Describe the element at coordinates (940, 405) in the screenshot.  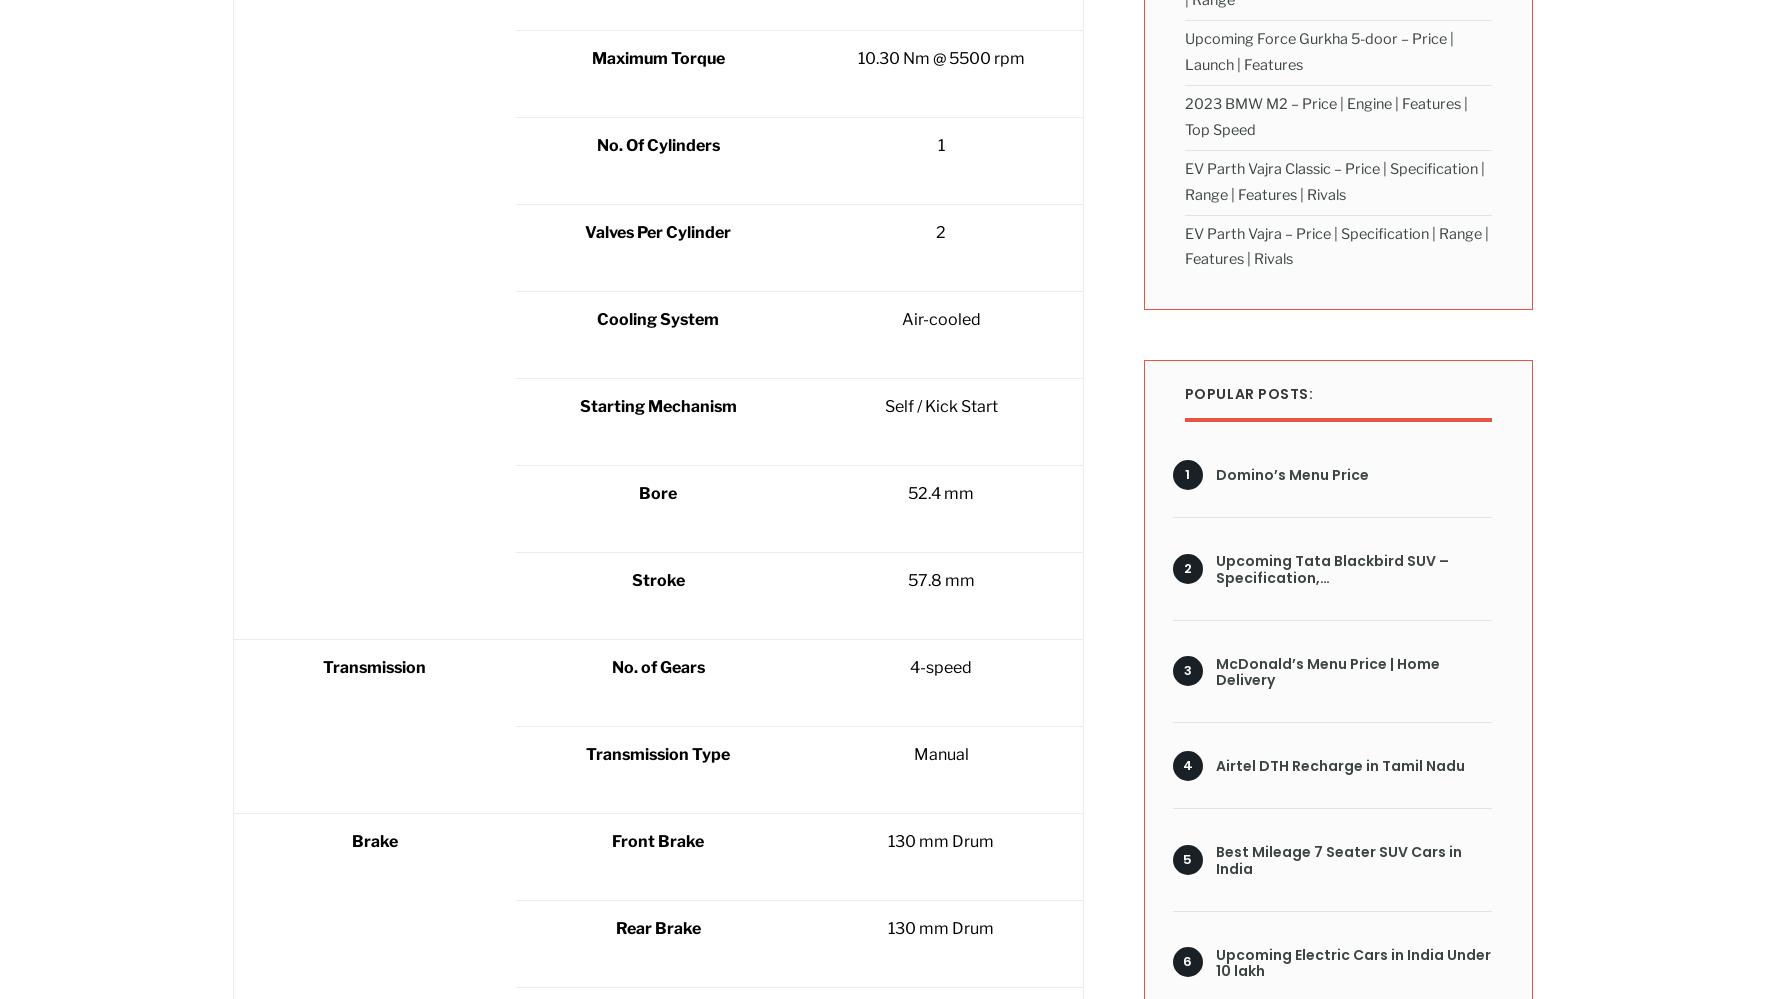
I see `'Self / Kick Start'` at that location.